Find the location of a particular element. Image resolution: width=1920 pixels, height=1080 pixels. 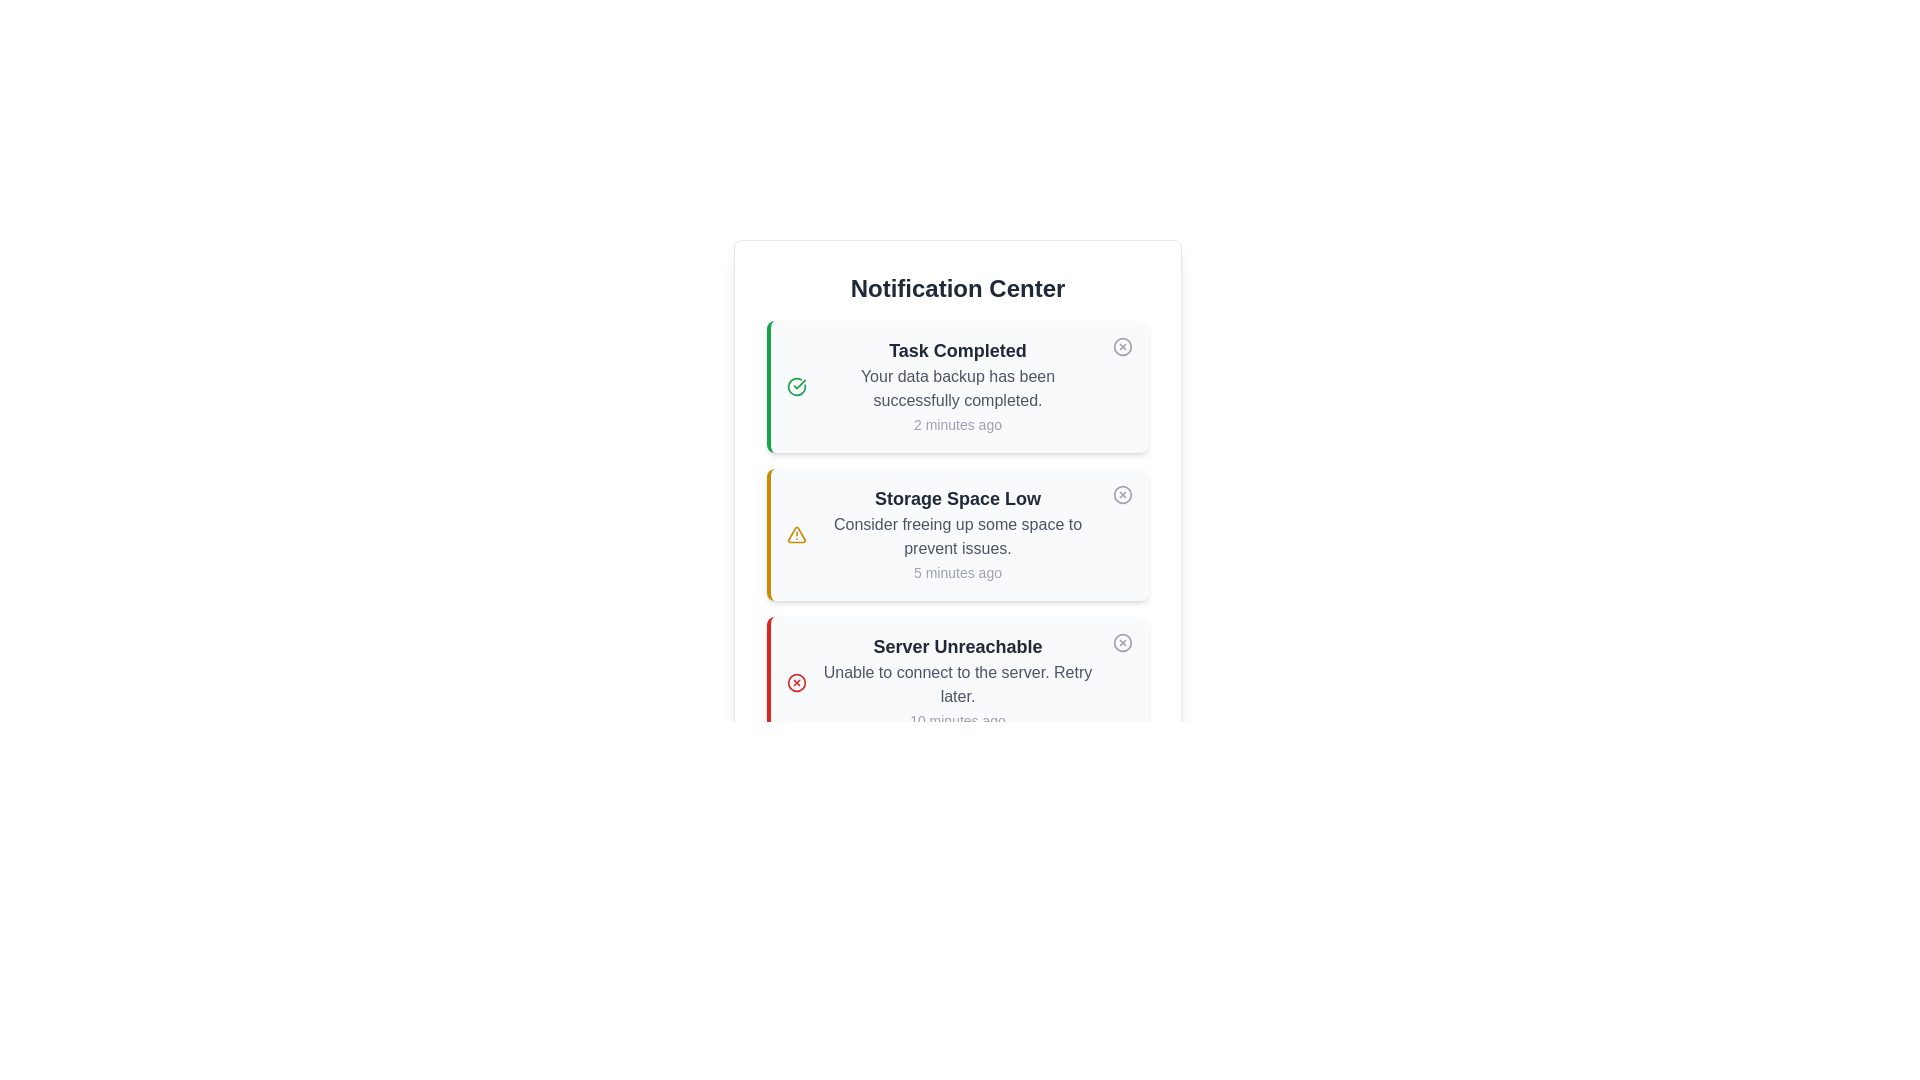

the text label displaying '5 minutes ago', which is styled in gray and positioned beneath the message about freeing up space under the notification titled 'Storage Space Low' is located at coordinates (957, 573).